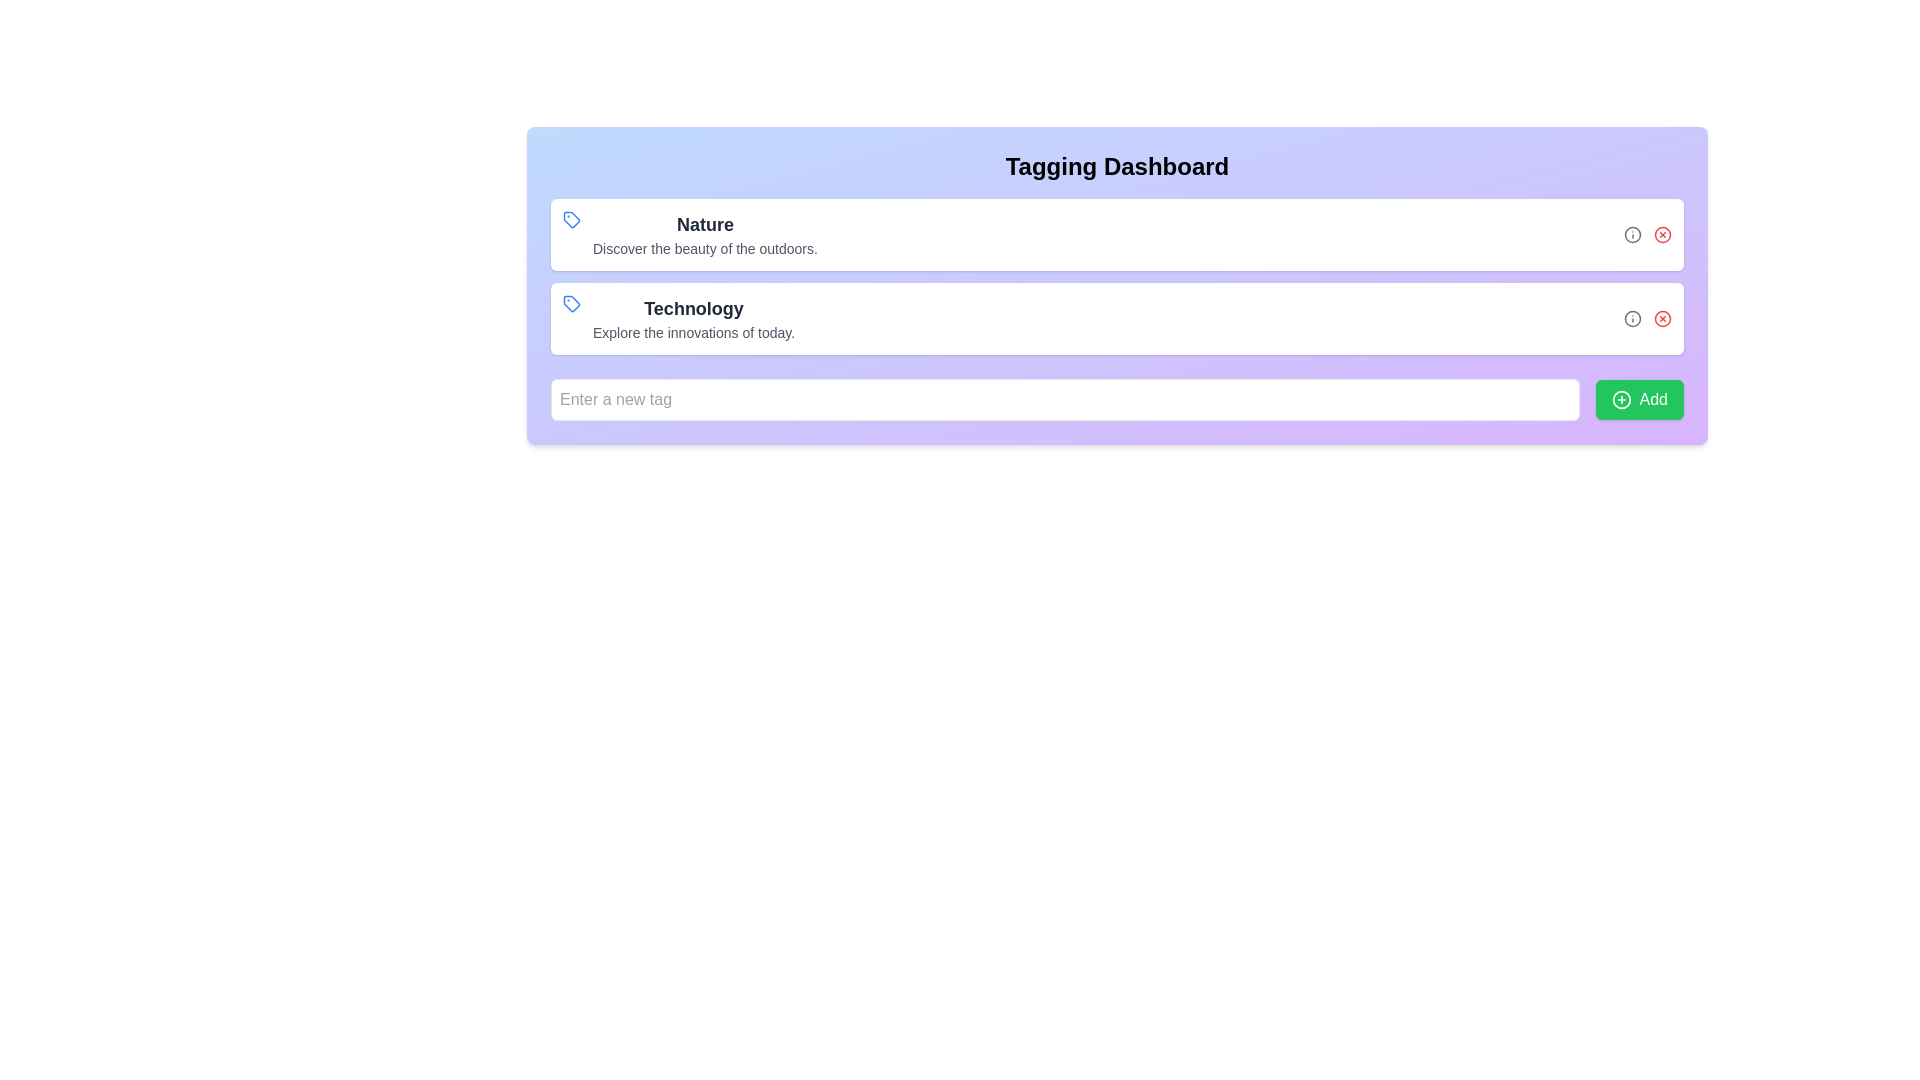 This screenshot has height=1080, width=1920. Describe the element at coordinates (1632, 318) in the screenshot. I see `the tooltip icon button located to the right side of the 'Technology' entry in the second row of grouped elements` at that location.